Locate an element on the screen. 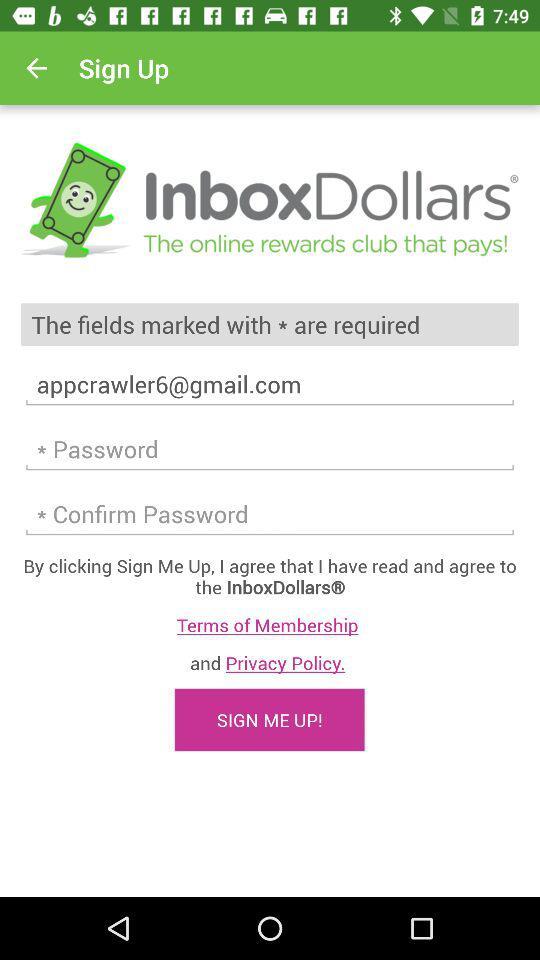 The width and height of the screenshot is (540, 960). type in password is located at coordinates (270, 513).